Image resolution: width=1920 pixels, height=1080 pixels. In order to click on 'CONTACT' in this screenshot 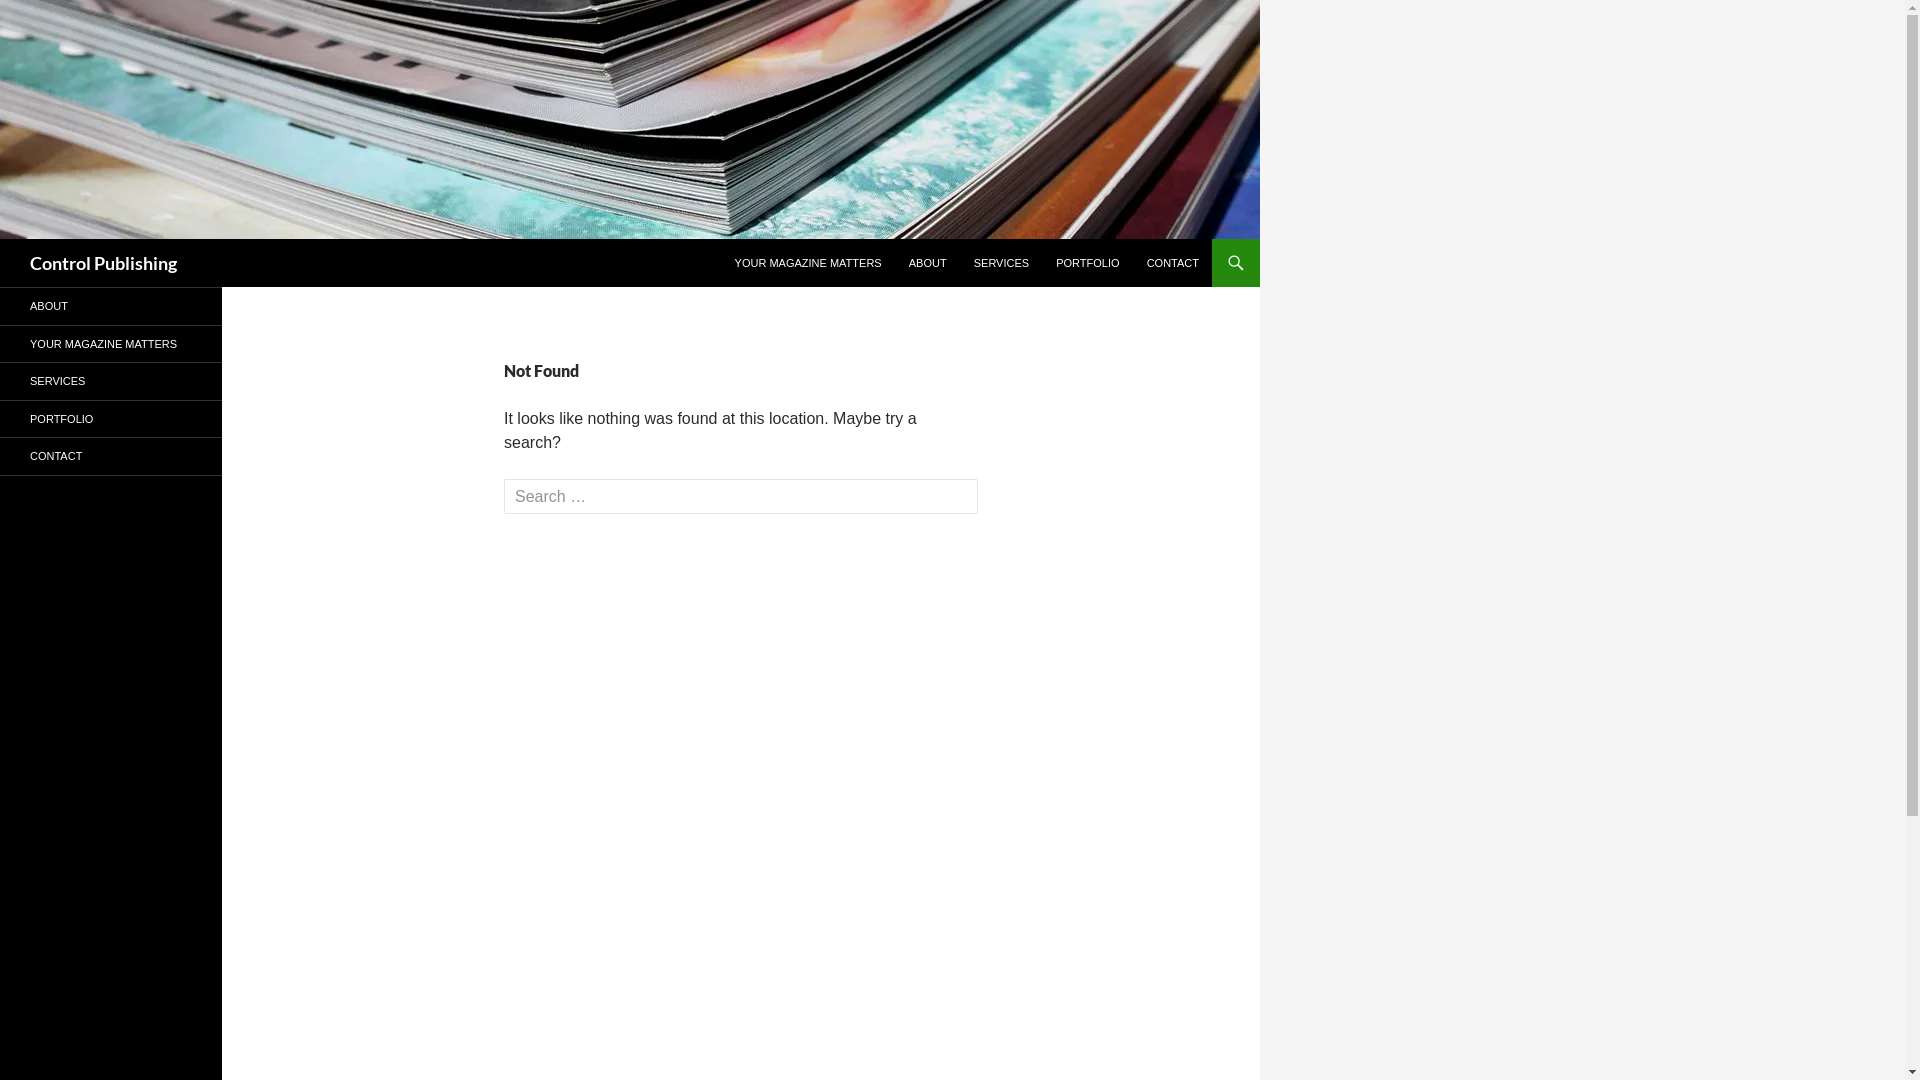, I will do `click(1172, 261)`.